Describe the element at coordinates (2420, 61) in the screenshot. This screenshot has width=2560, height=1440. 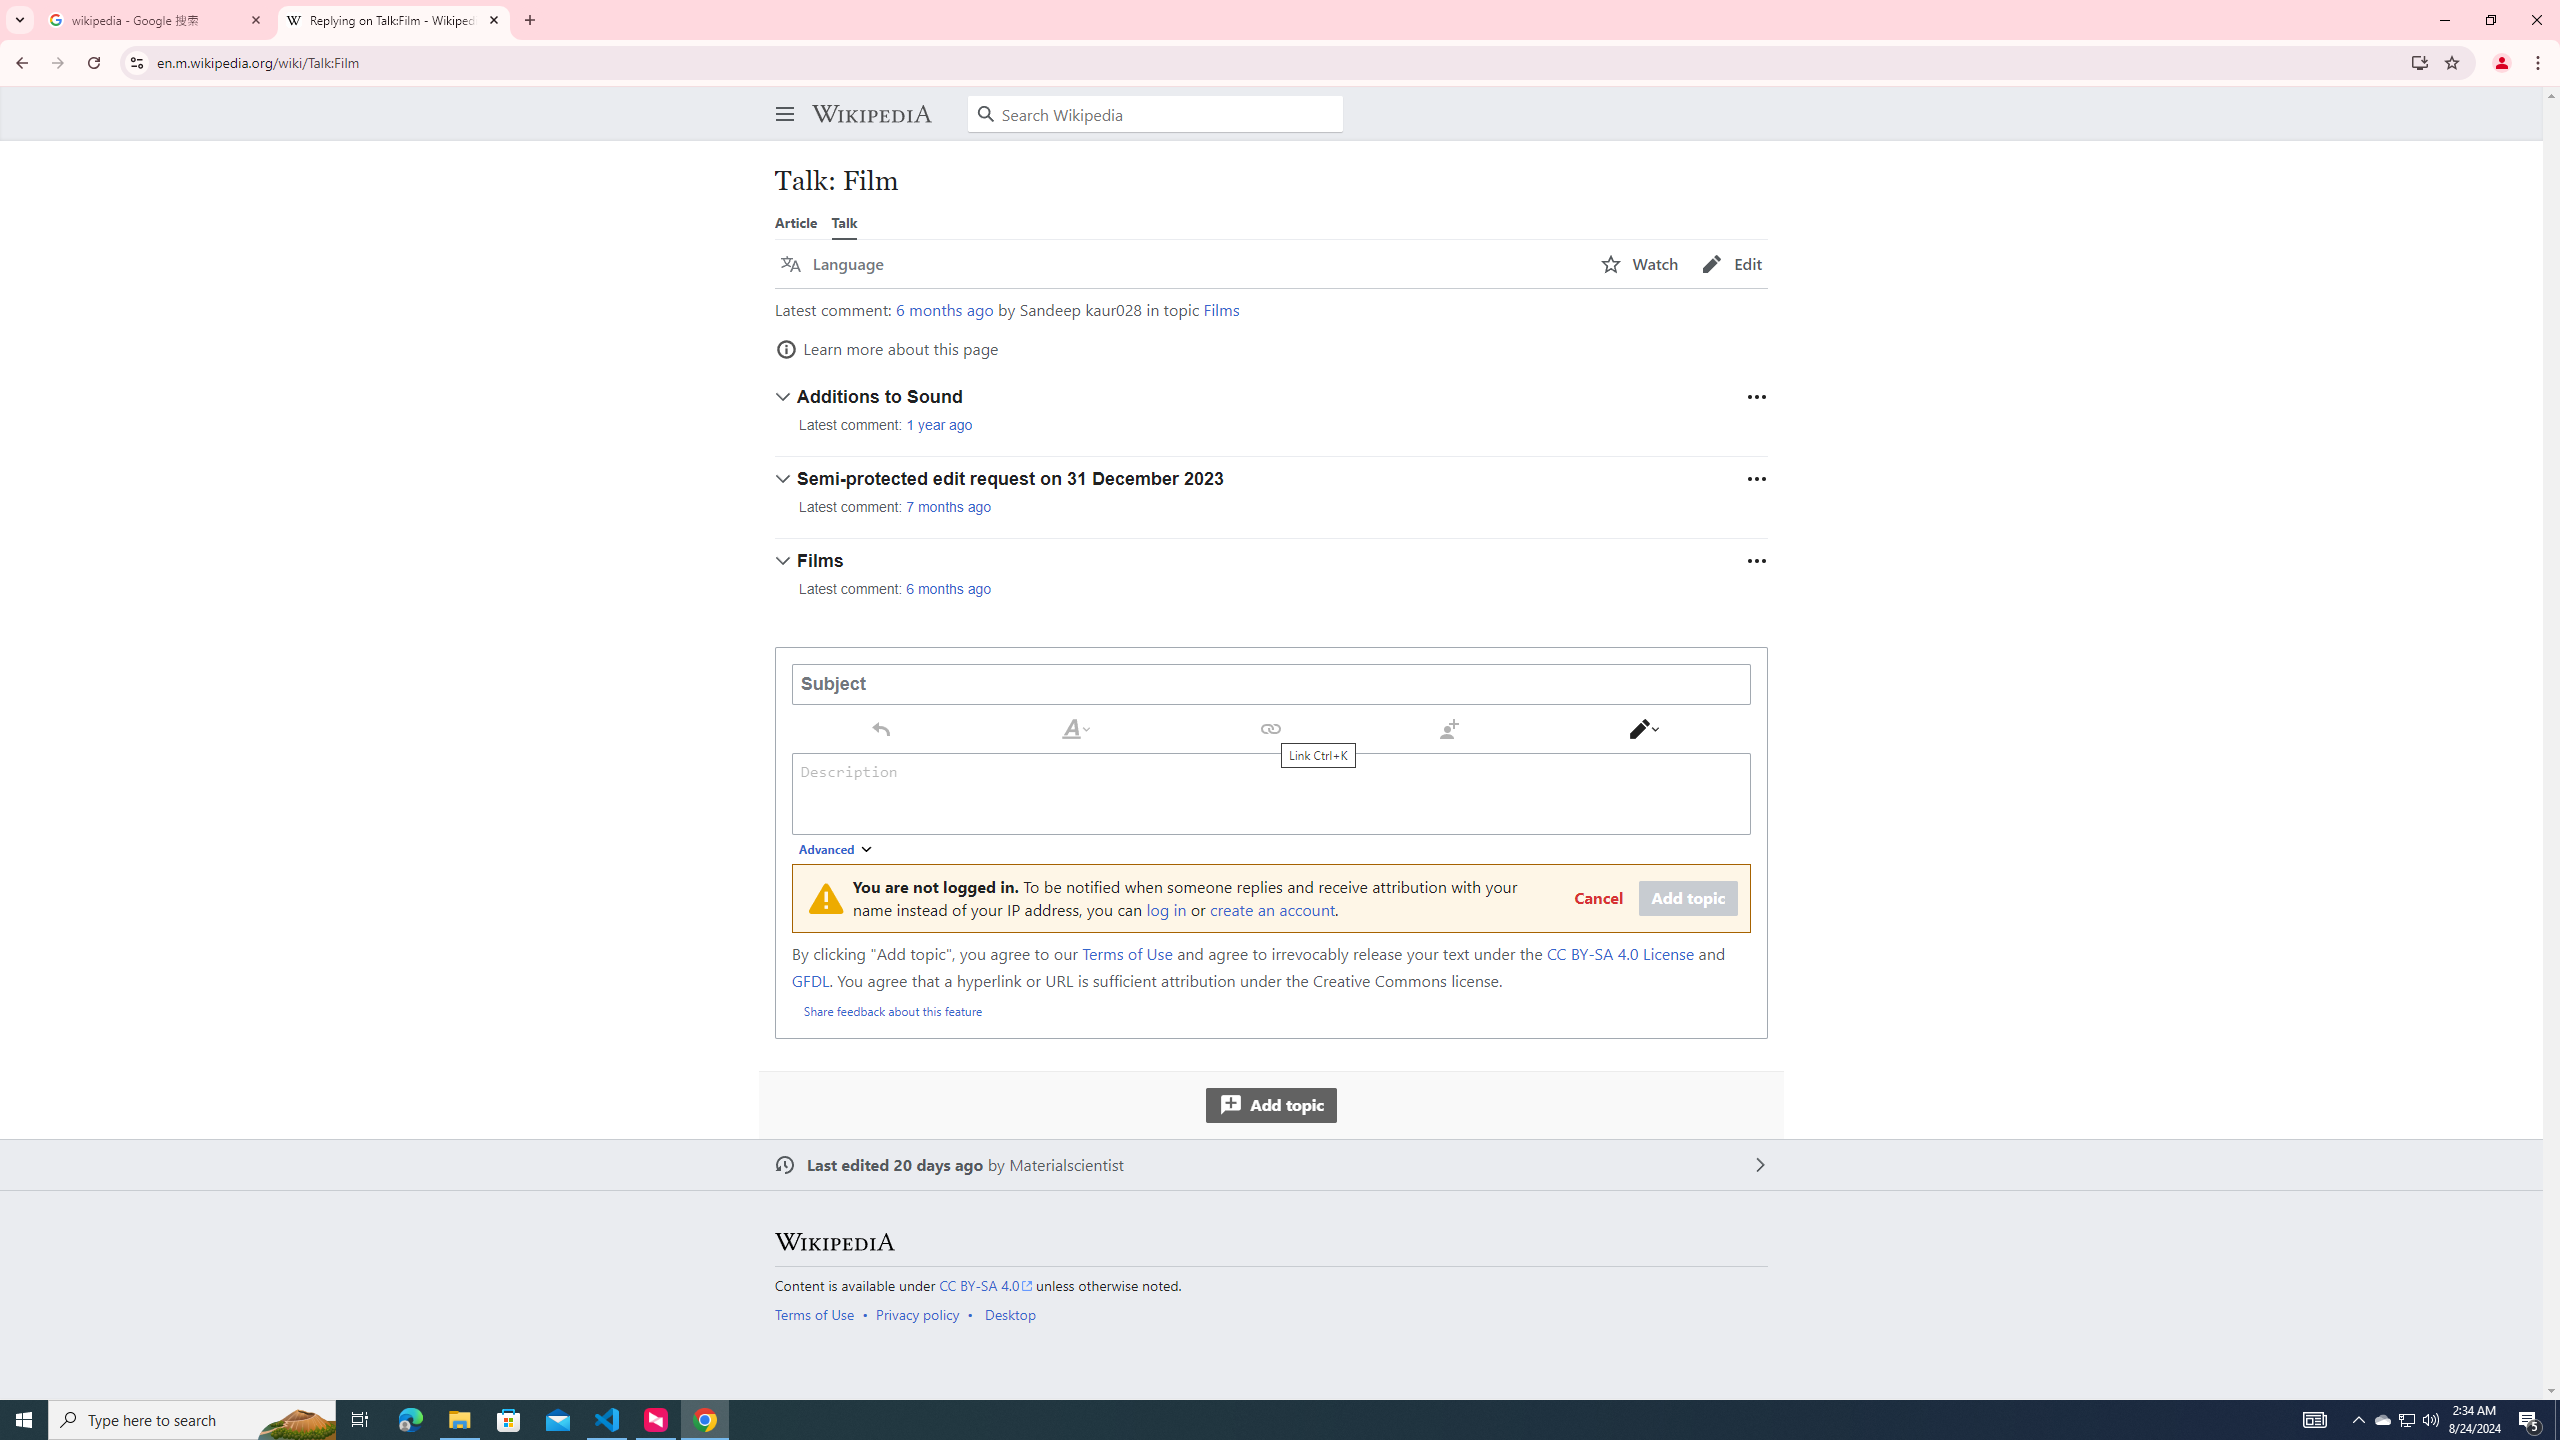
I see `'Install Wikipedia'` at that location.